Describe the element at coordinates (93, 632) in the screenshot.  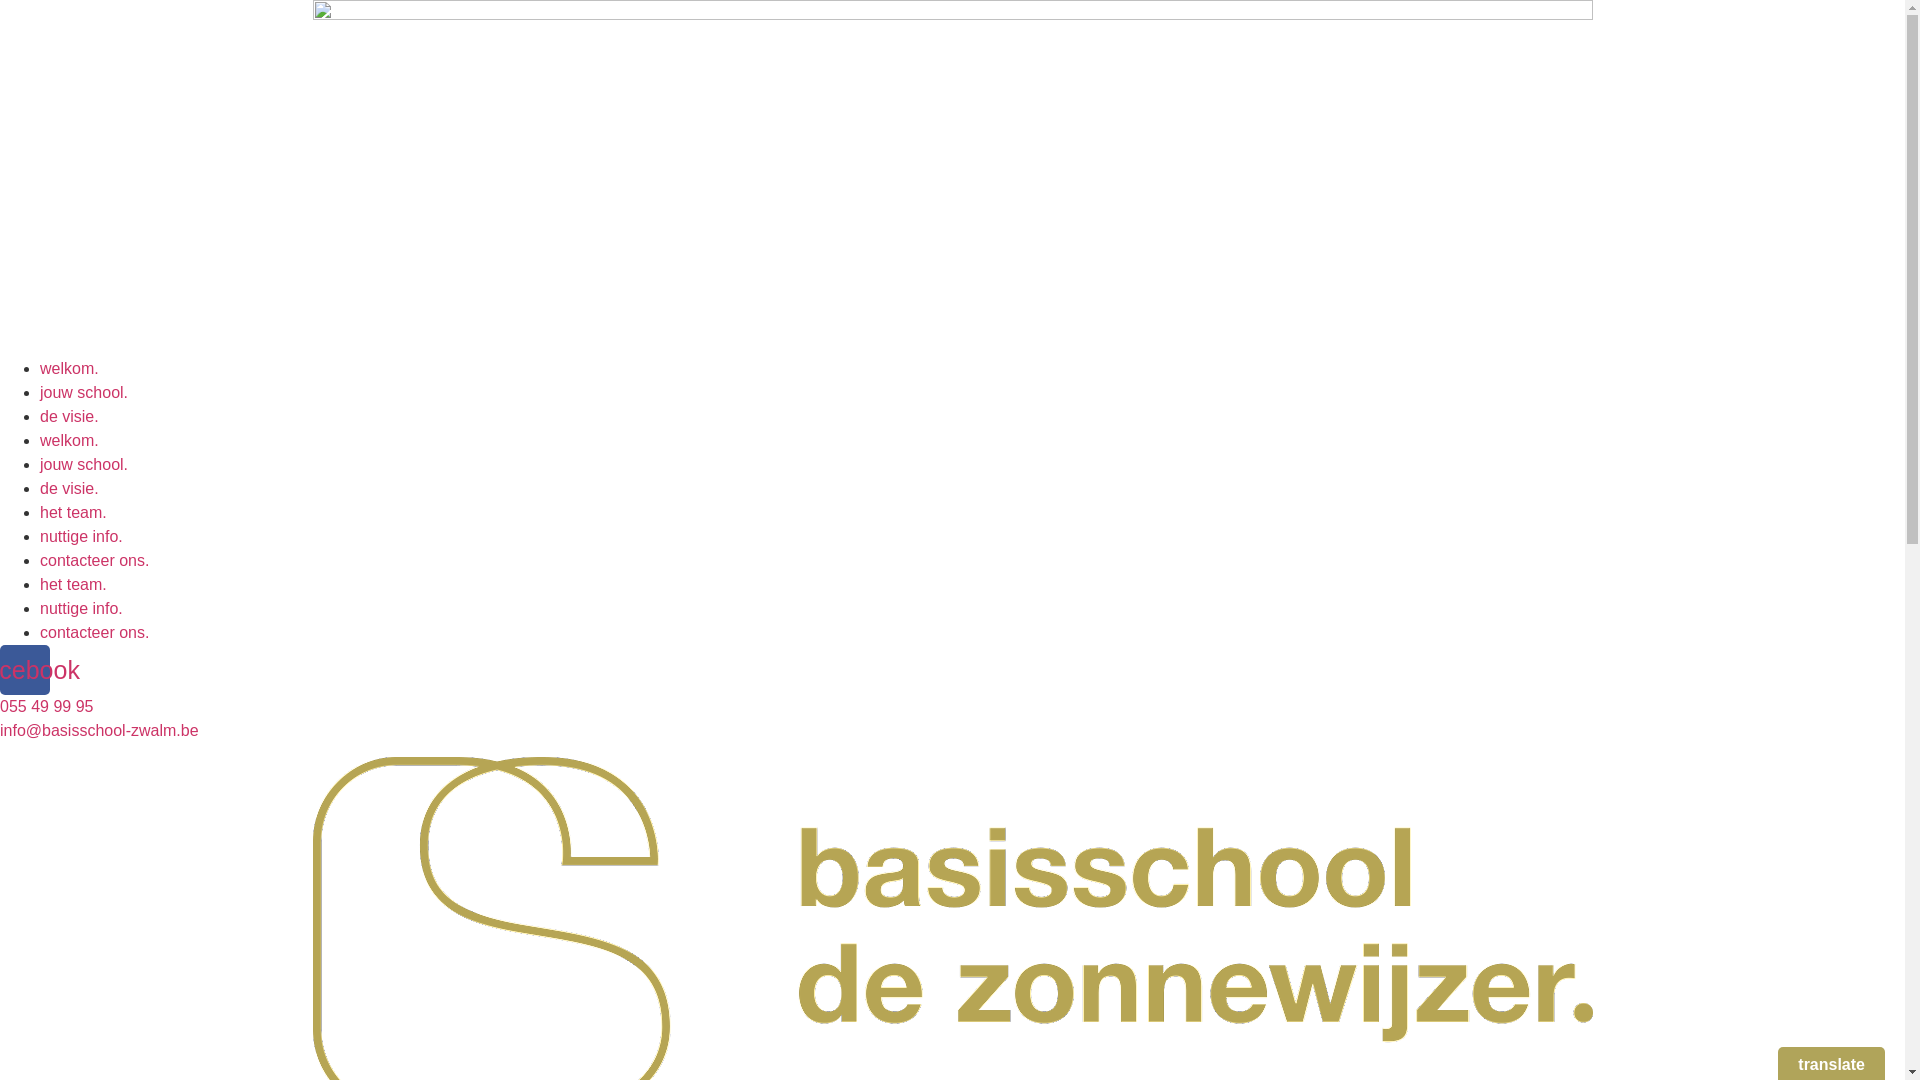
I see `'contacteer ons.'` at that location.